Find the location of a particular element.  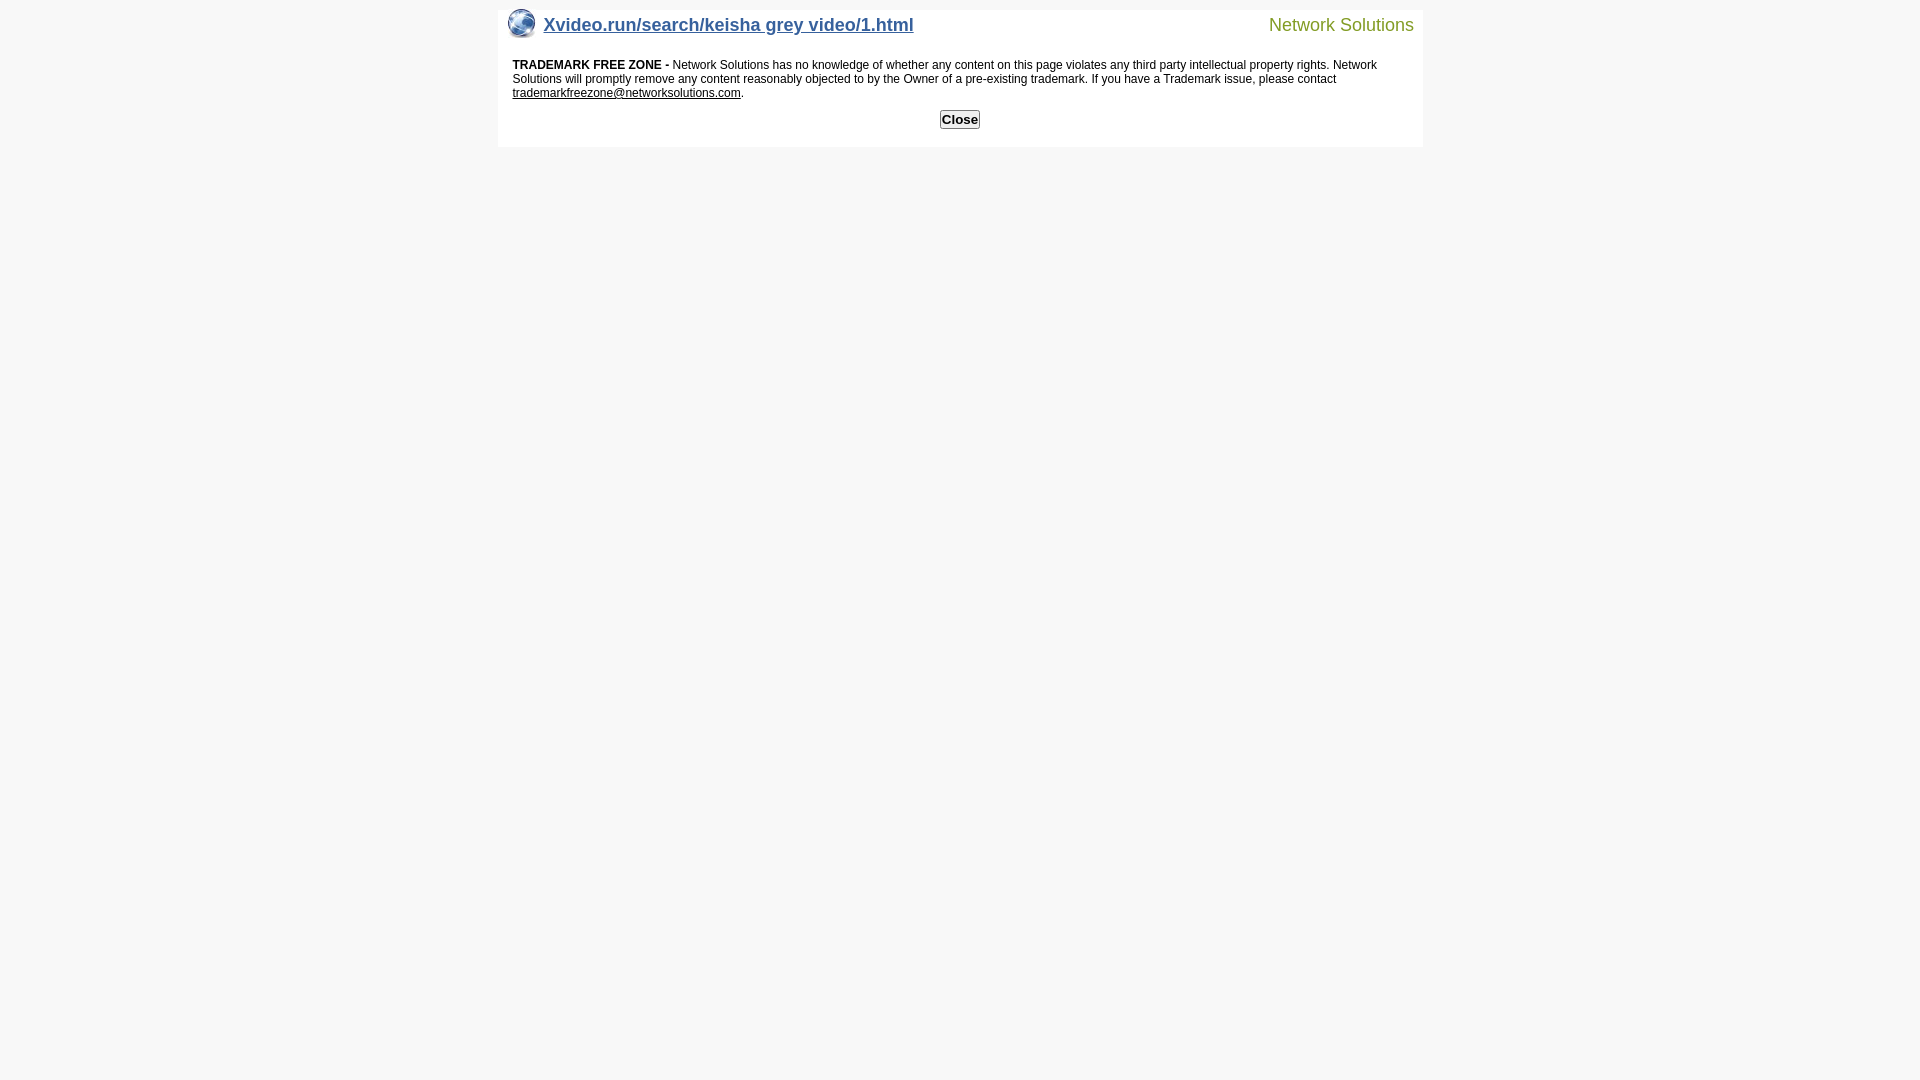

'trademarkfreezone@networksolutions.com' is located at coordinates (624, 92).